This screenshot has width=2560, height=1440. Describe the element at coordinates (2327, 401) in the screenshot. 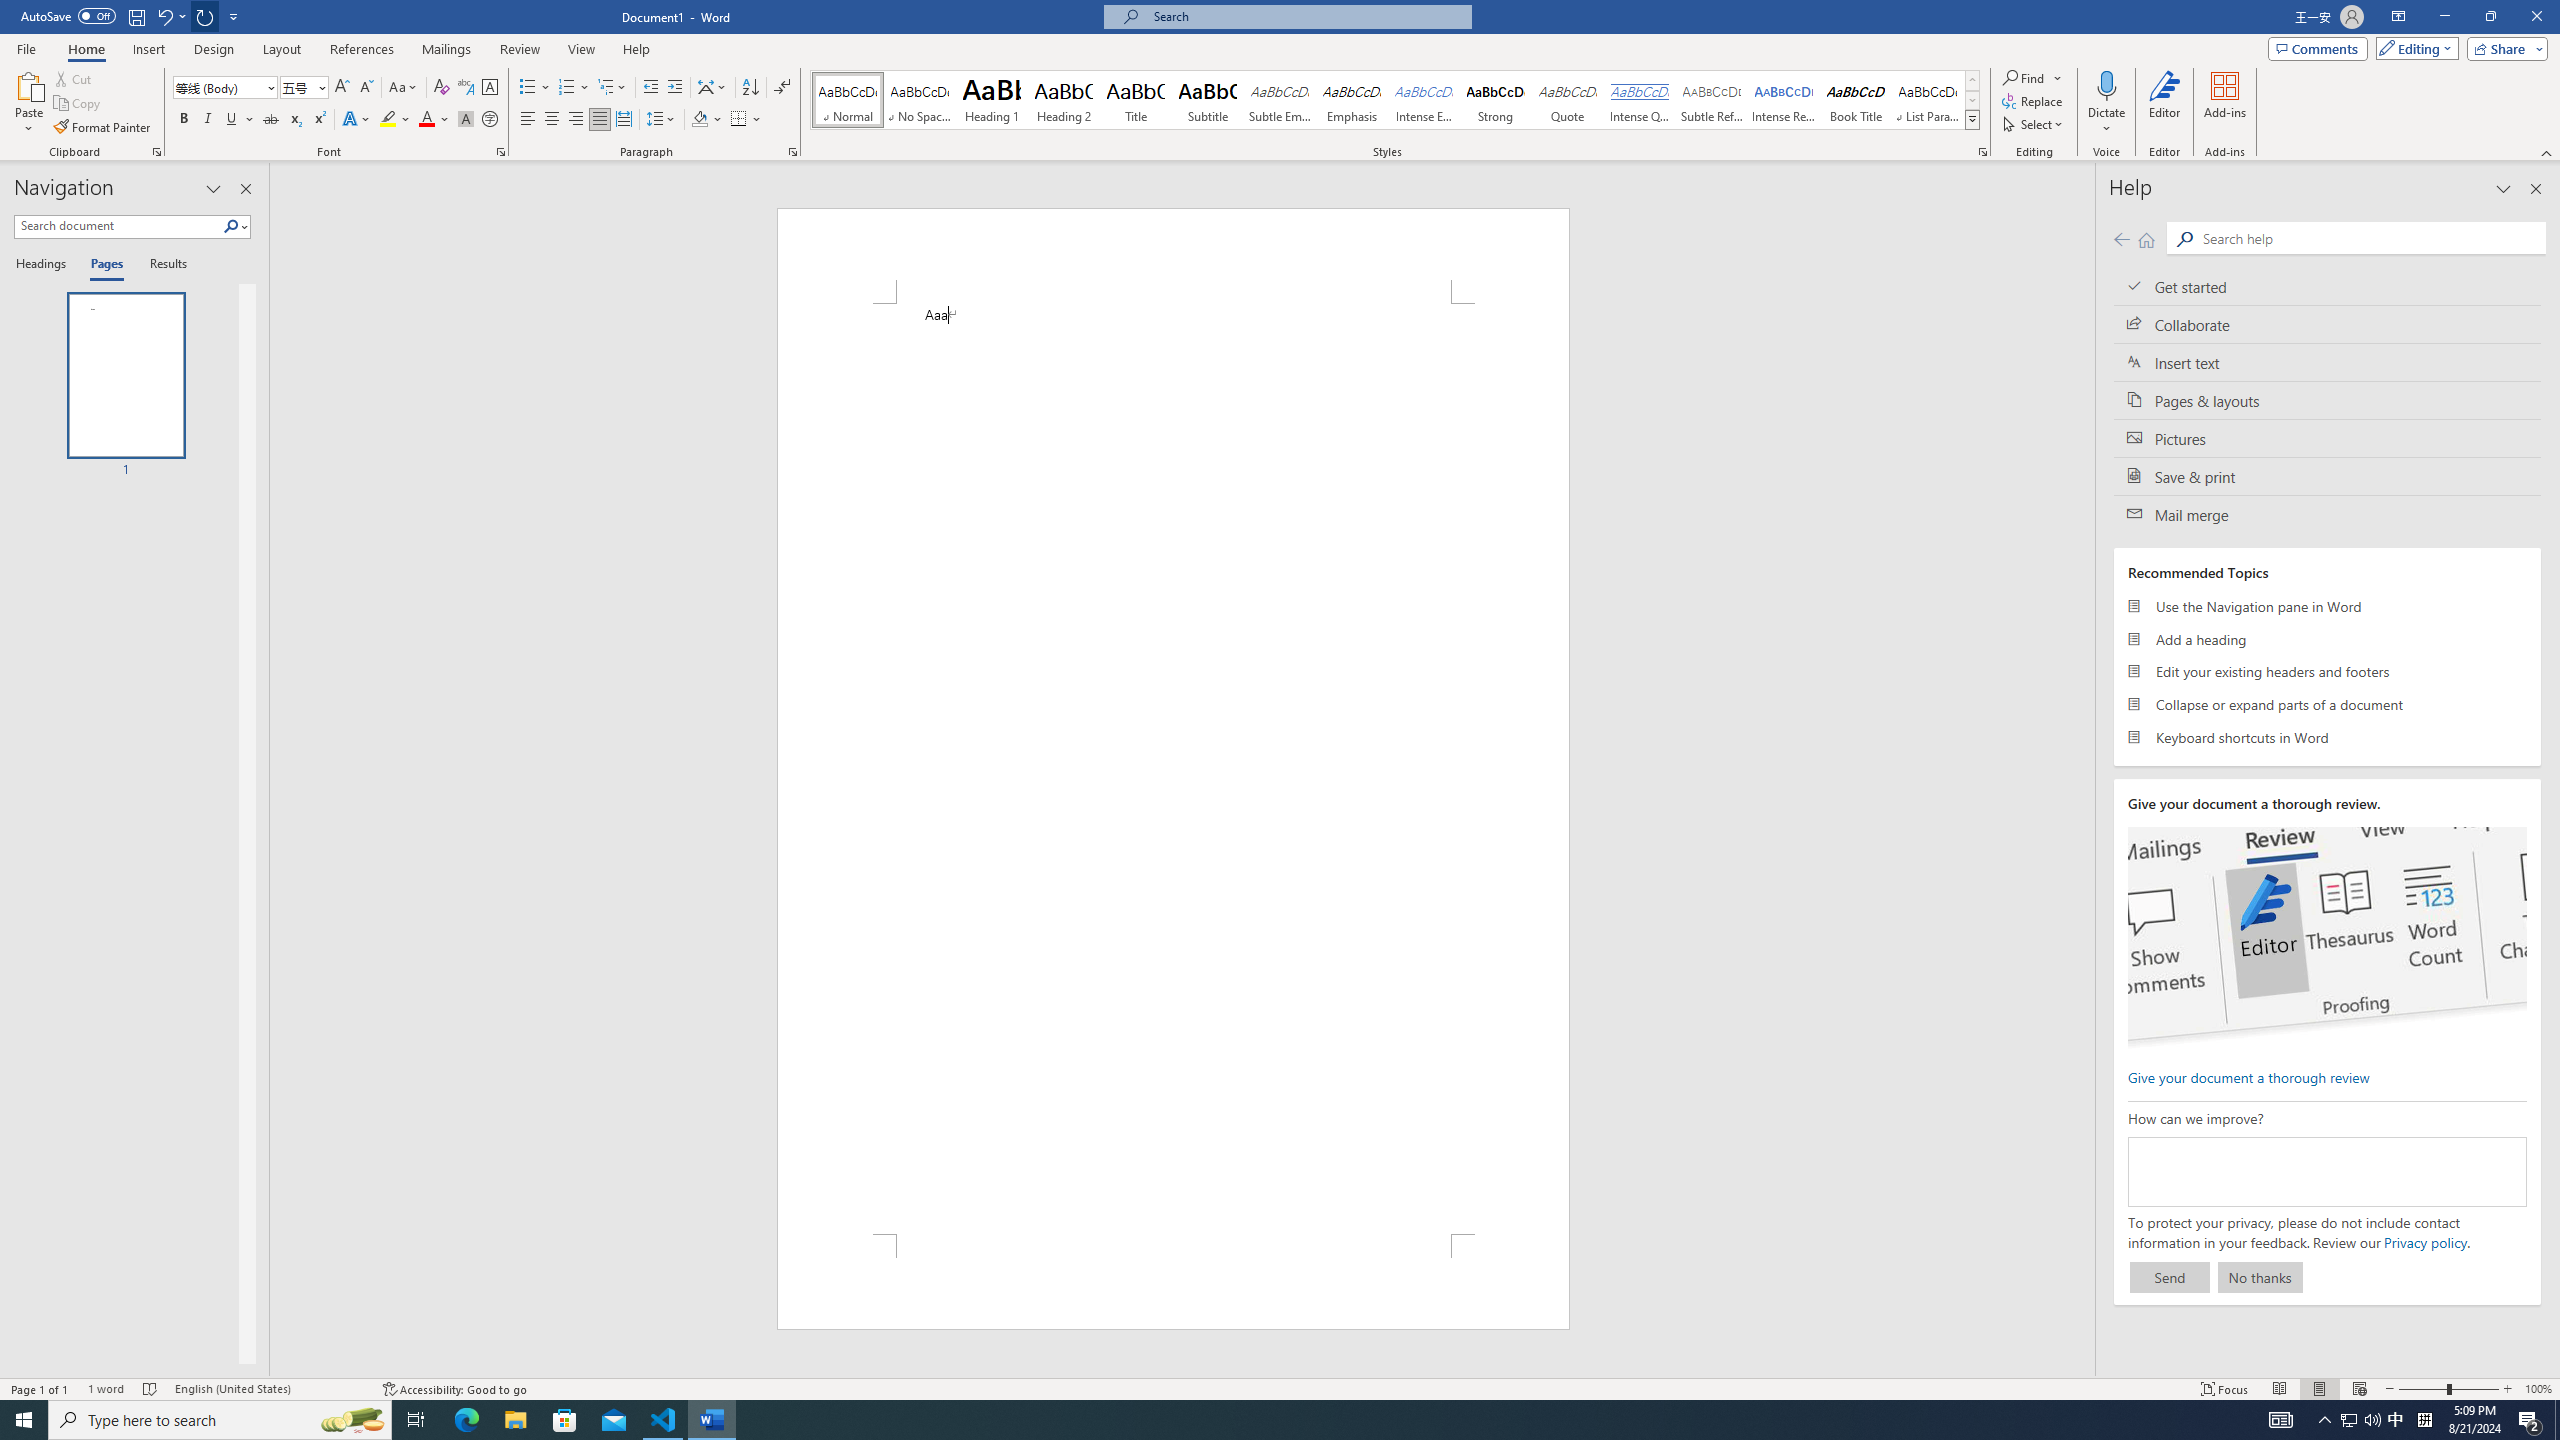

I see `'Pages & layouts'` at that location.